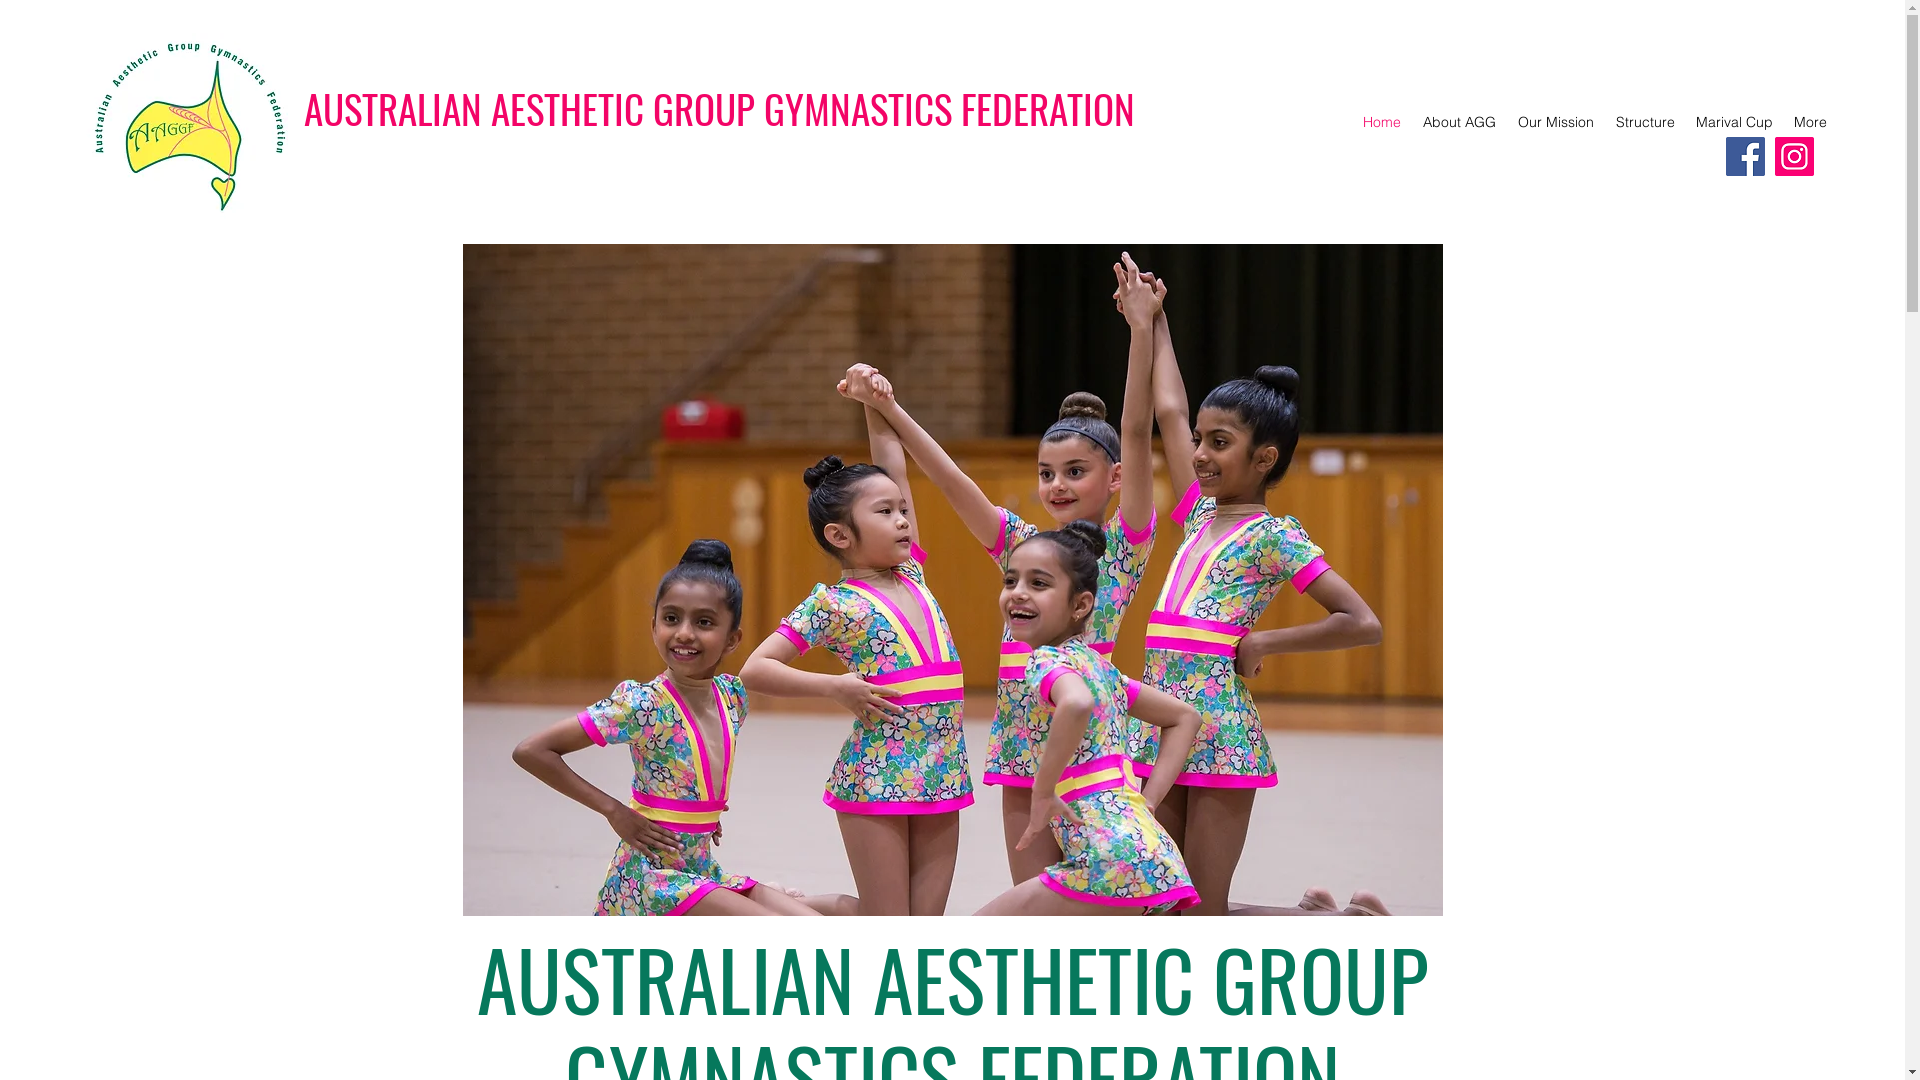 The width and height of the screenshot is (1920, 1080). Describe the element at coordinates (1644, 122) in the screenshot. I see `'Structure'` at that location.